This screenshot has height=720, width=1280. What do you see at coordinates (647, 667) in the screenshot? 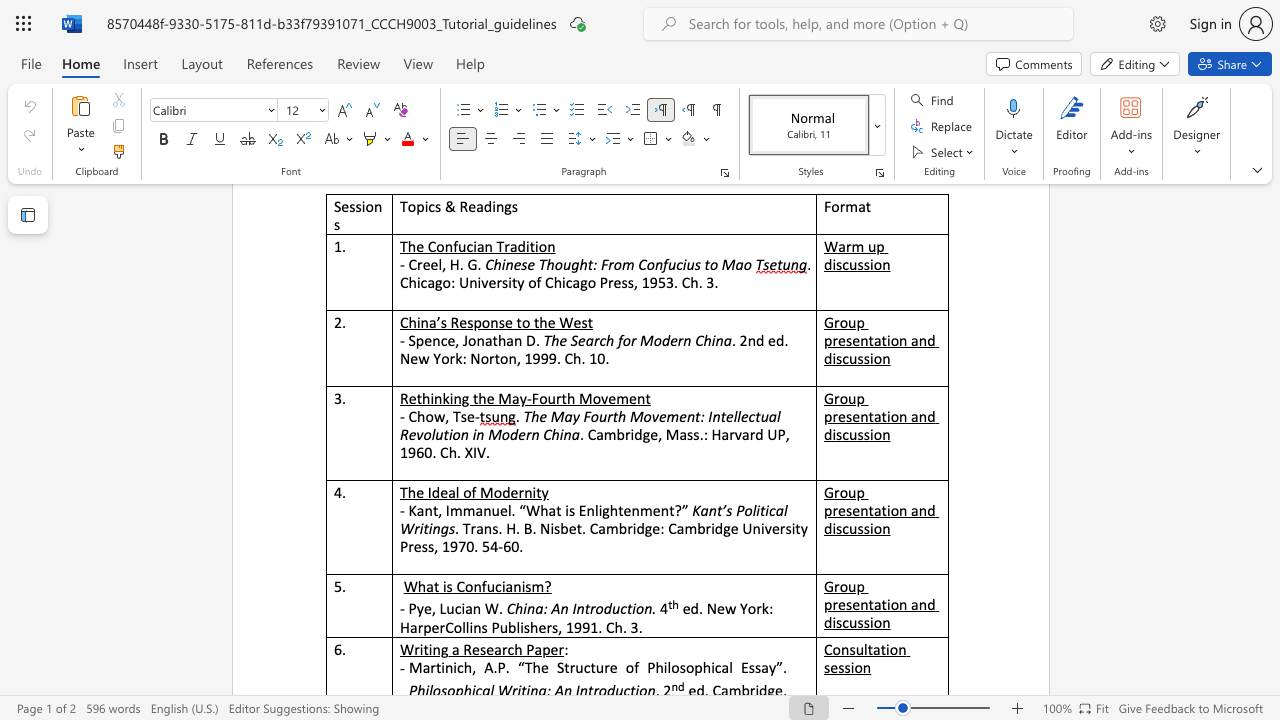
I see `the subset text "Philosophical Essa" within the text "Martinich, A.P. “The Structure of Philosophical Essay"` at bounding box center [647, 667].